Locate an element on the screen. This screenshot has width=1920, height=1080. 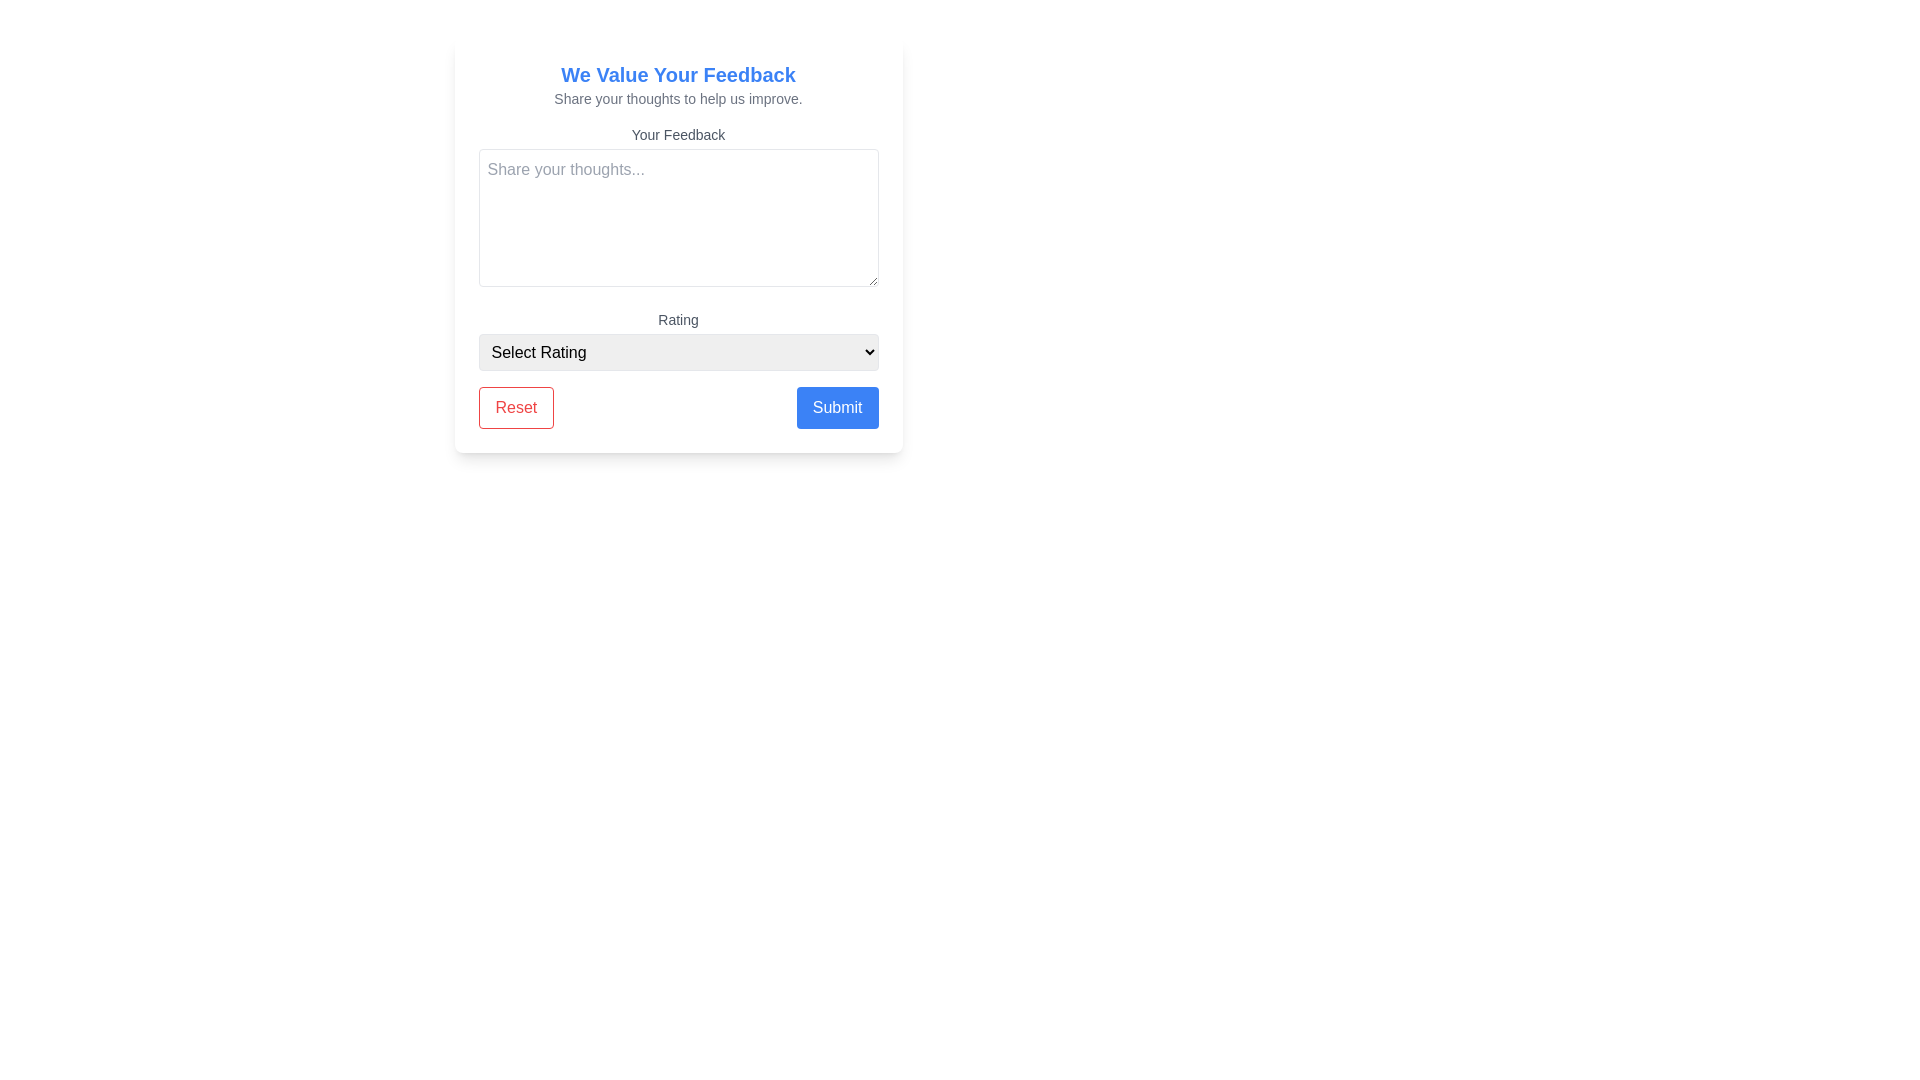
the text label that reads 'Your Feedback.', which is styled with a smaller font size in muted gray and positioned above a multi-line text input box is located at coordinates (678, 135).